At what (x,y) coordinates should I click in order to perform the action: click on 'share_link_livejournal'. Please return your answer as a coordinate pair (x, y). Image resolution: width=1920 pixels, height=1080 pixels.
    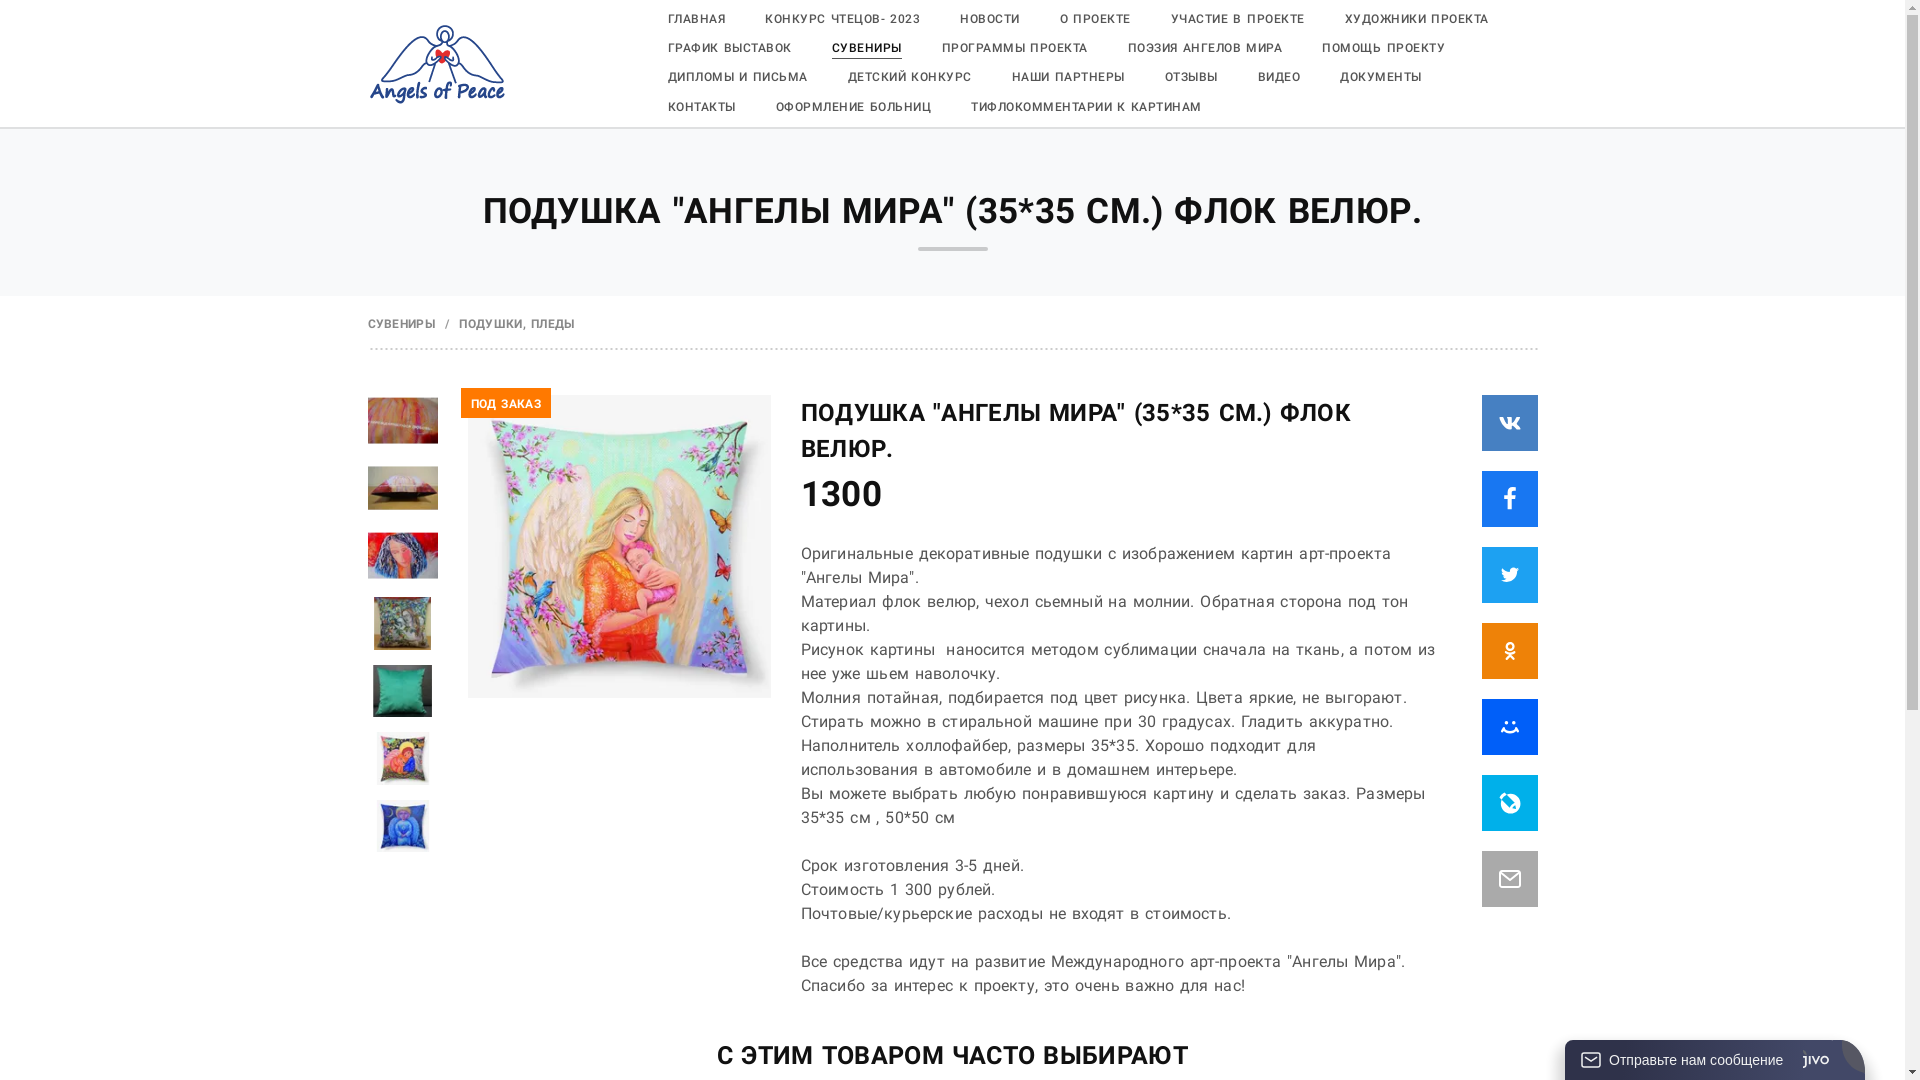
    Looking at the image, I should click on (1482, 801).